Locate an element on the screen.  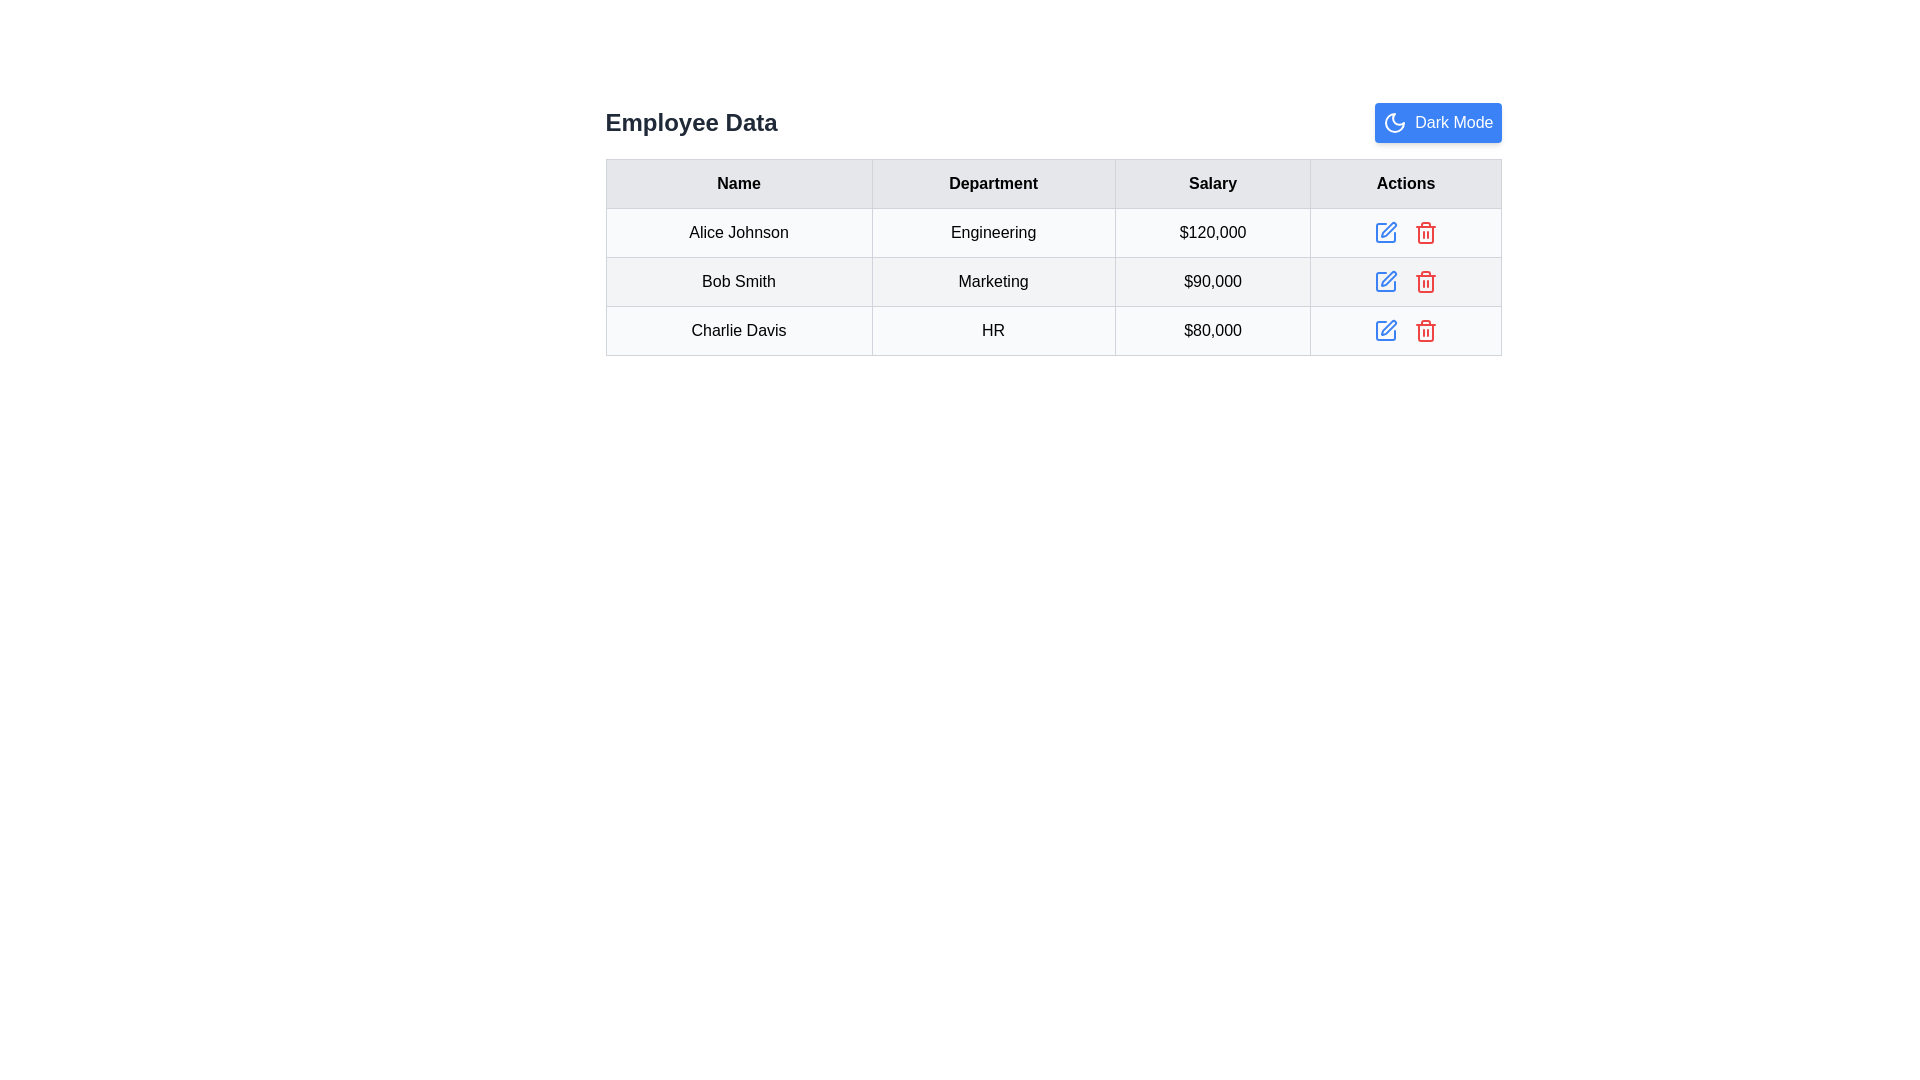
the second row of the employee records table is located at coordinates (1052, 281).